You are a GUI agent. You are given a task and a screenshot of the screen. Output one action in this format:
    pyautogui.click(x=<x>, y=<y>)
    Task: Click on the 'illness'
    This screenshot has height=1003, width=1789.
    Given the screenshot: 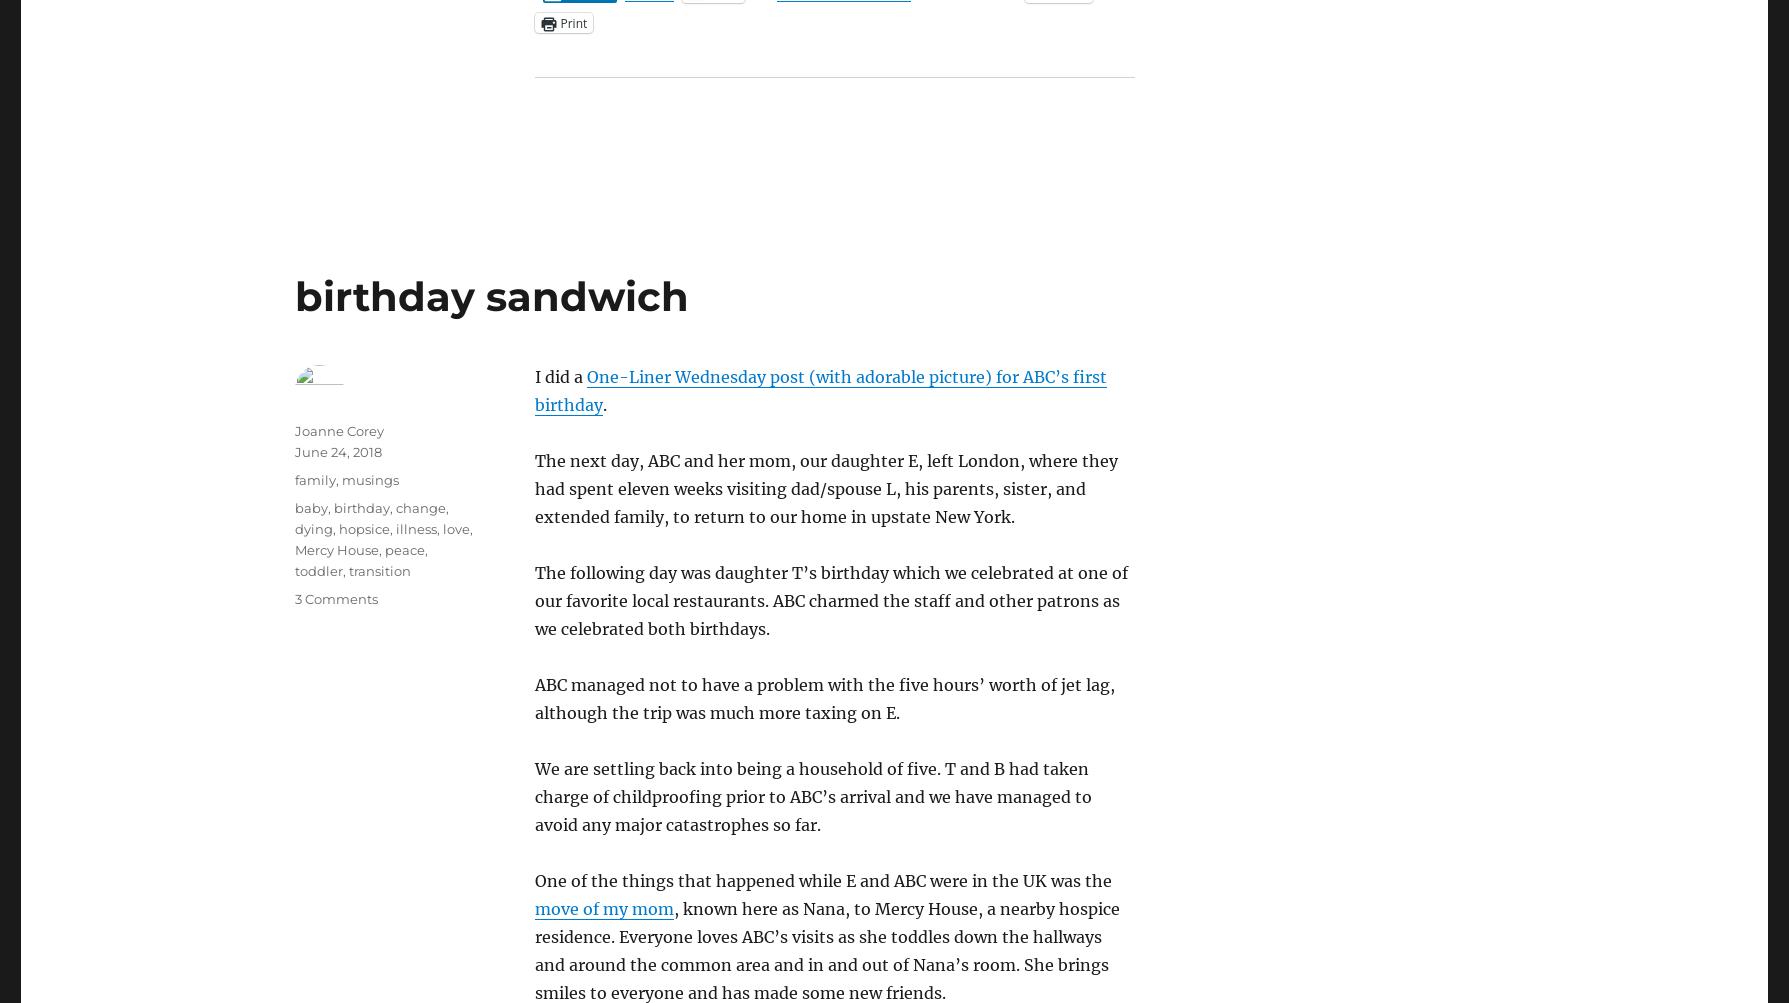 What is the action you would take?
    pyautogui.click(x=414, y=527)
    